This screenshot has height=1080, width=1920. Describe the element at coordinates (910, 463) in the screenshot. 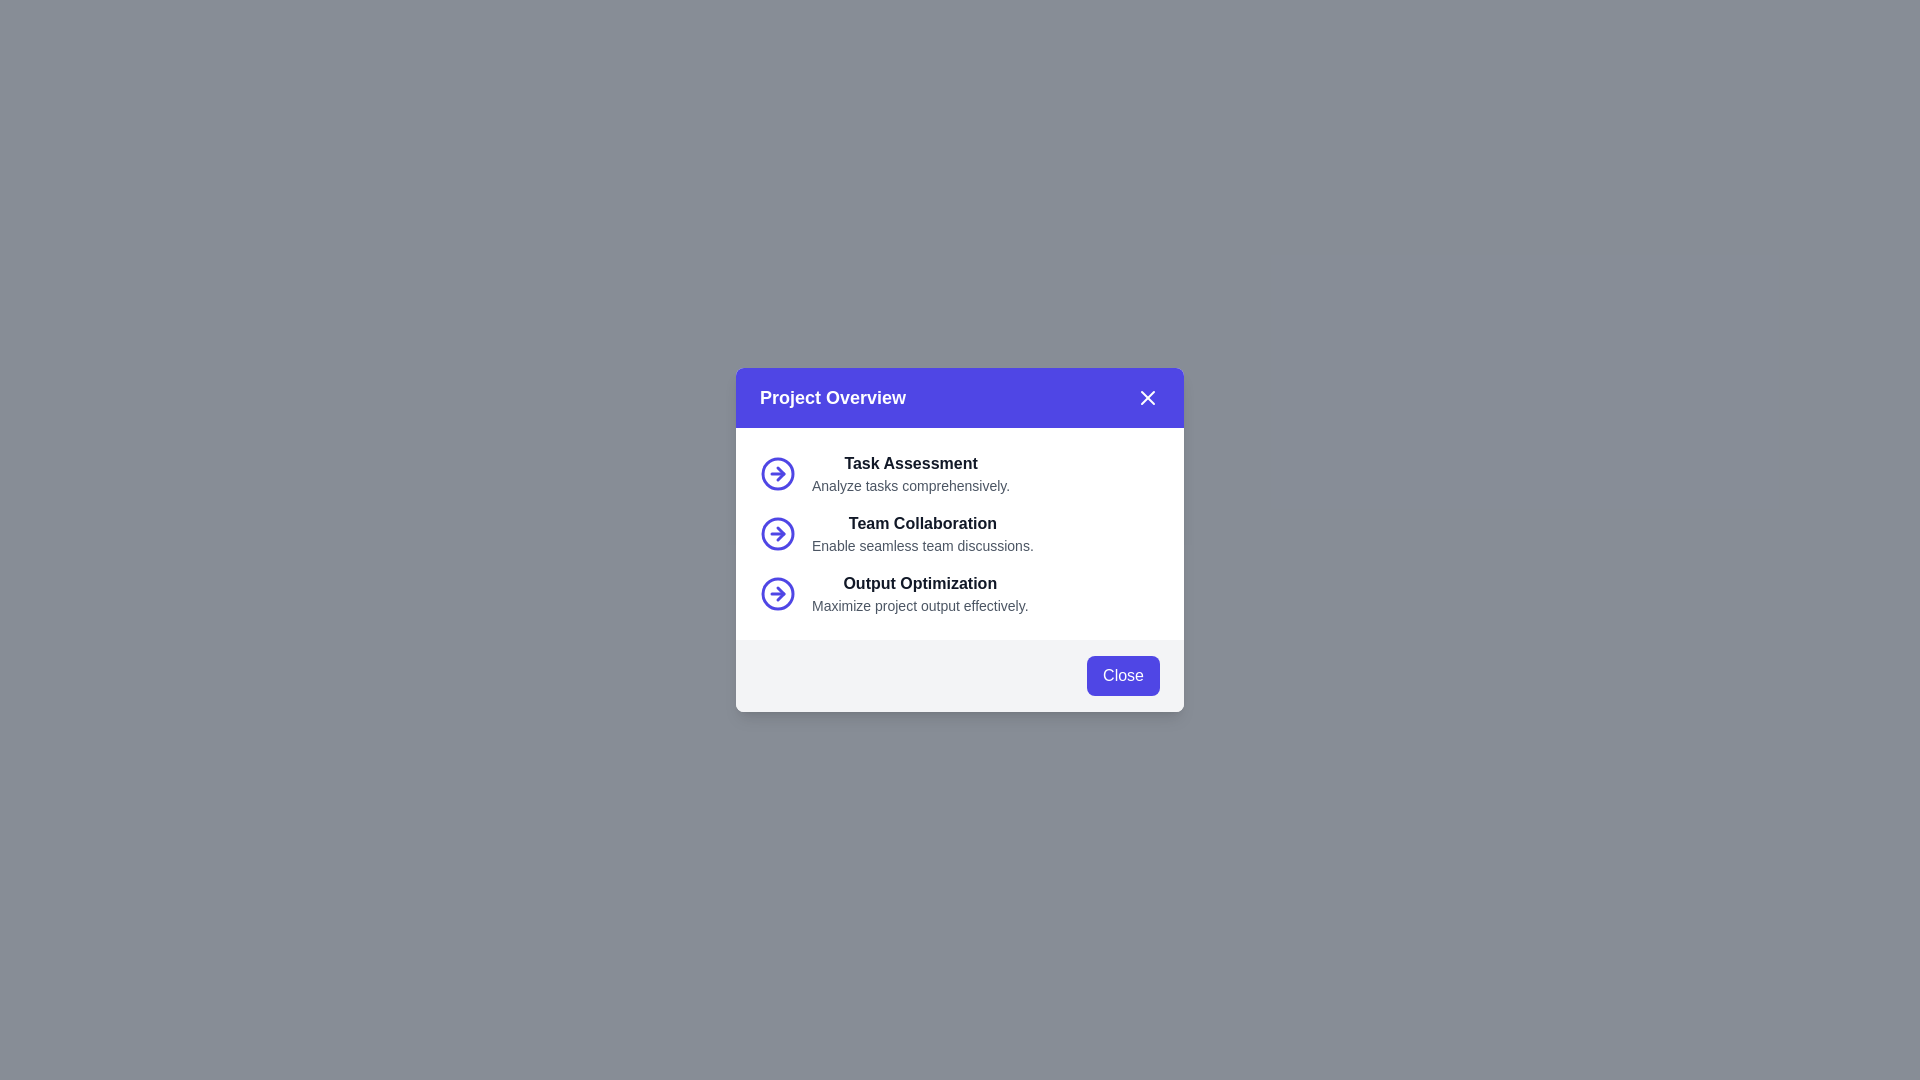

I see `the title text element that introduces or labels the following descriptive text, which is centrally placed above the text 'Analyze tasks comprehensively.'` at that location.